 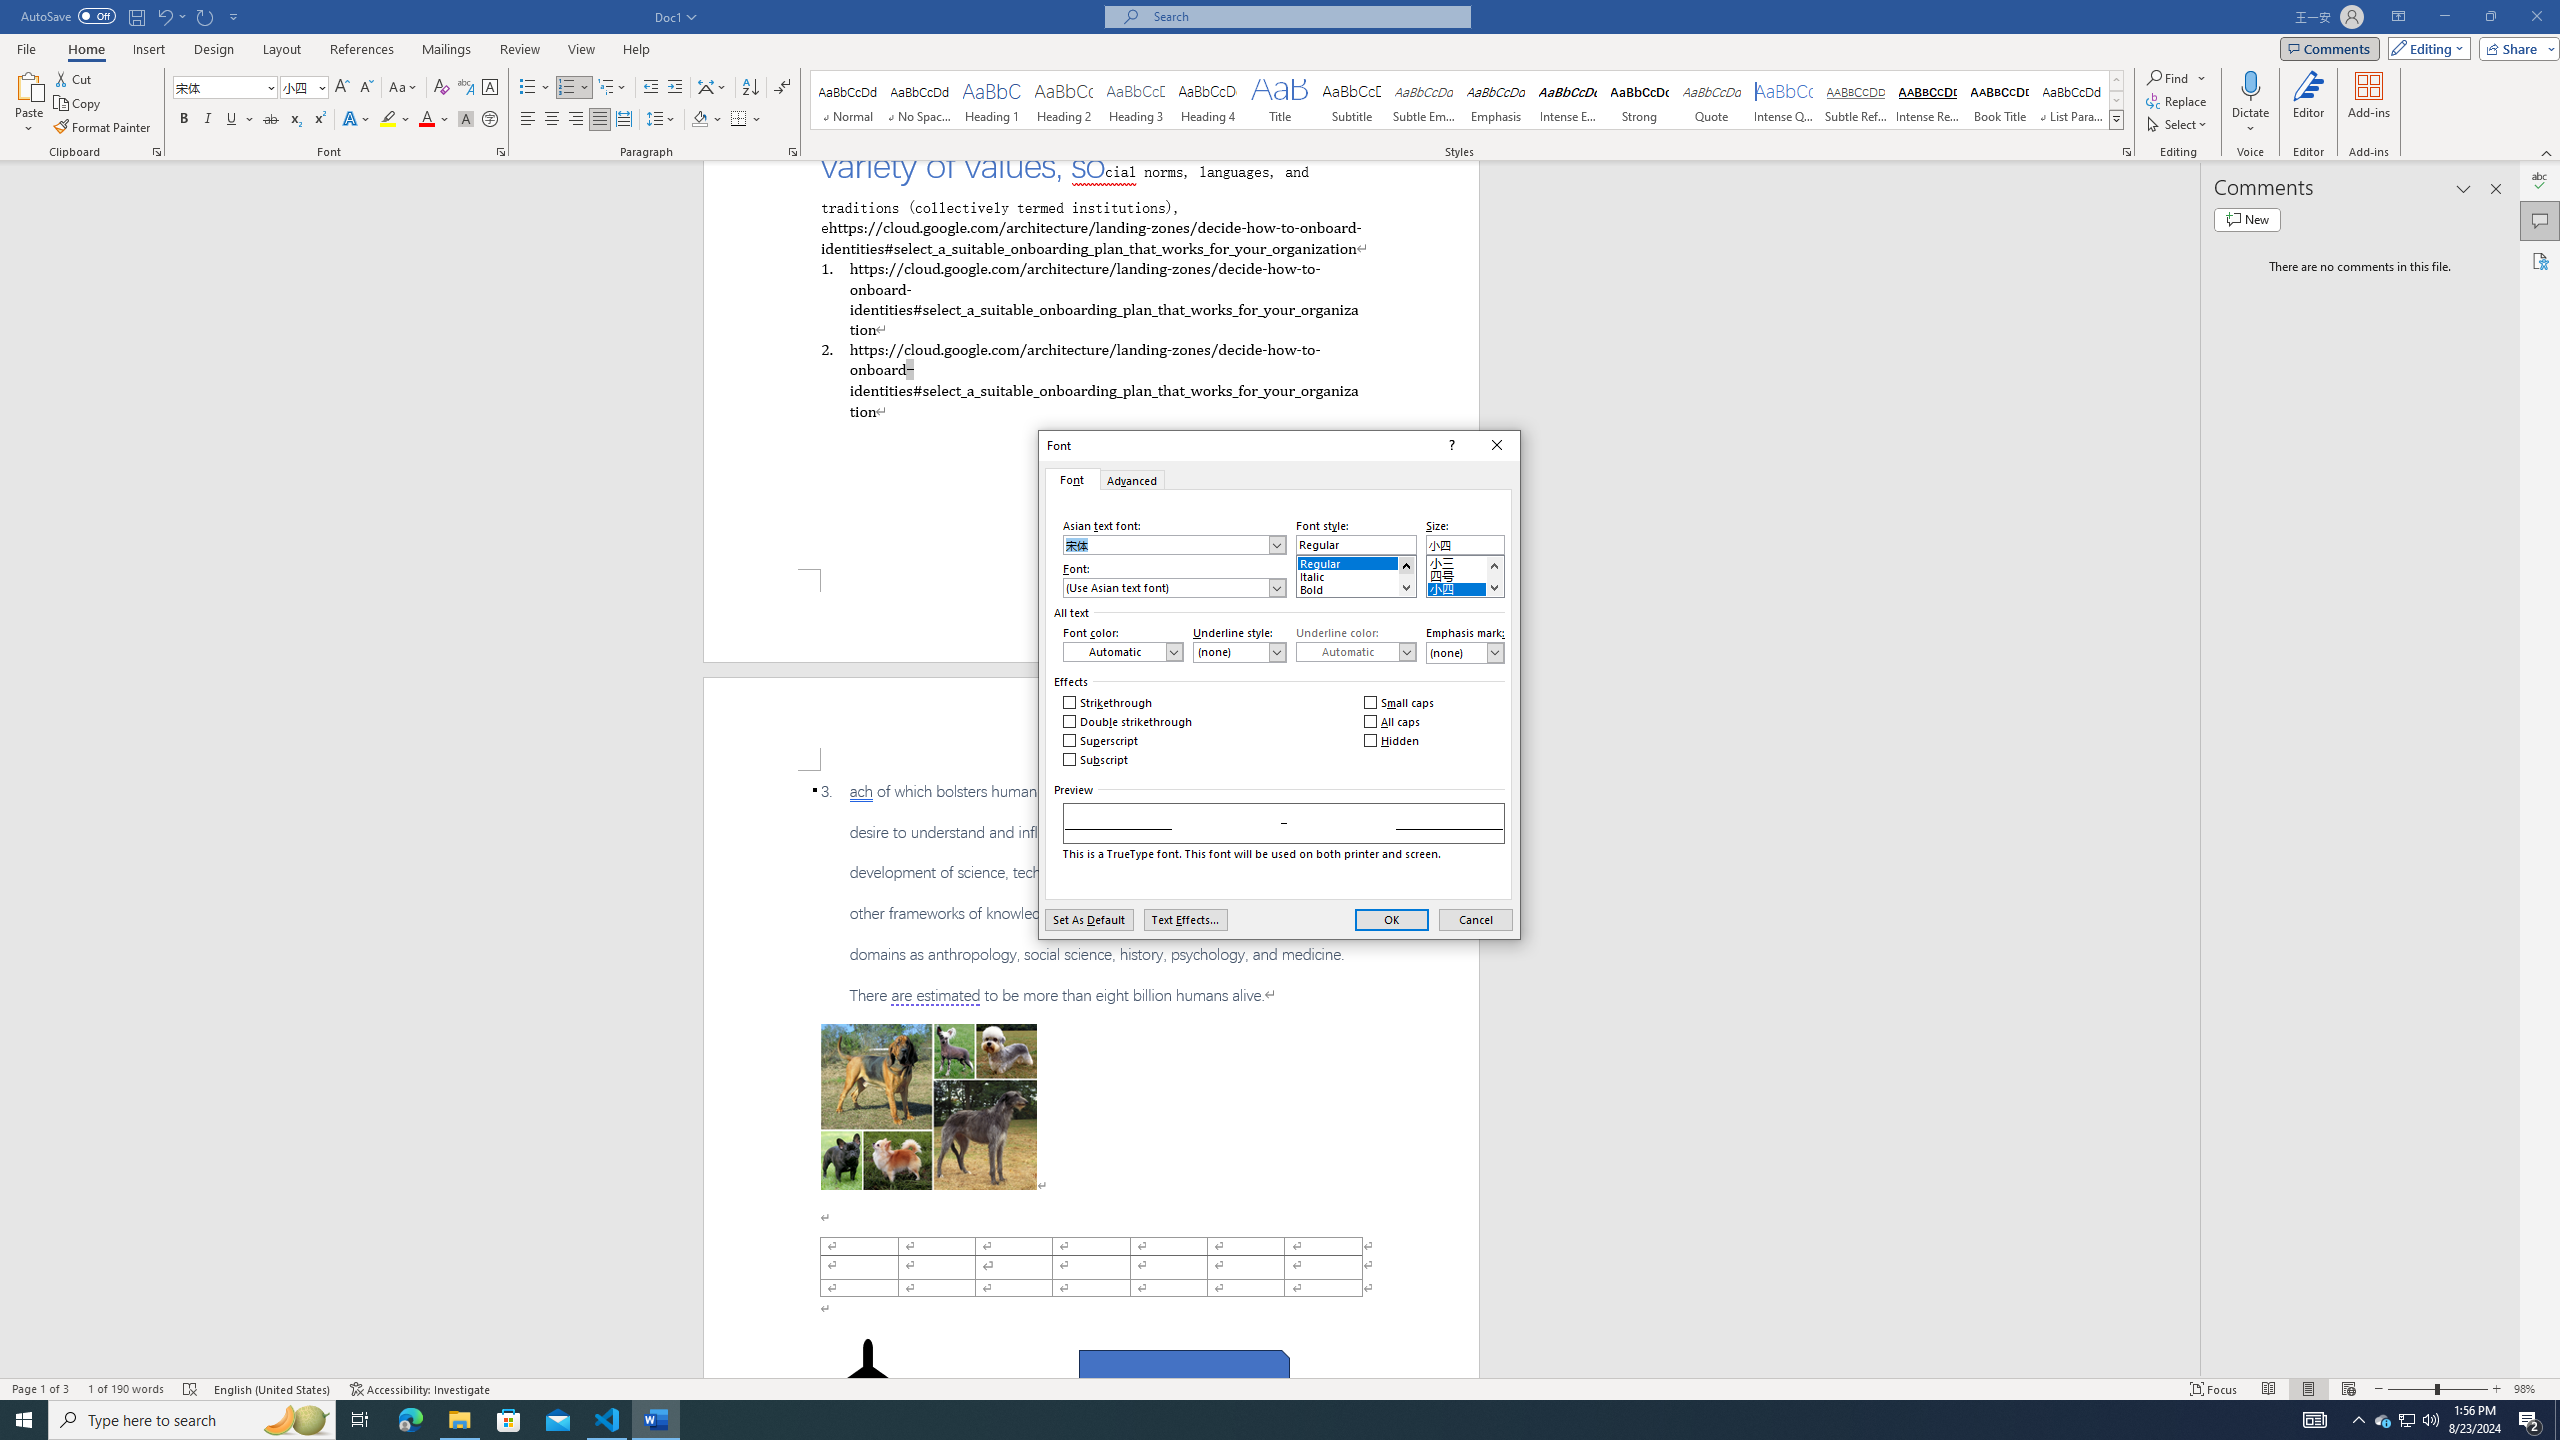 What do you see at coordinates (1492, 564) in the screenshot?
I see `'Line up'` at bounding box center [1492, 564].